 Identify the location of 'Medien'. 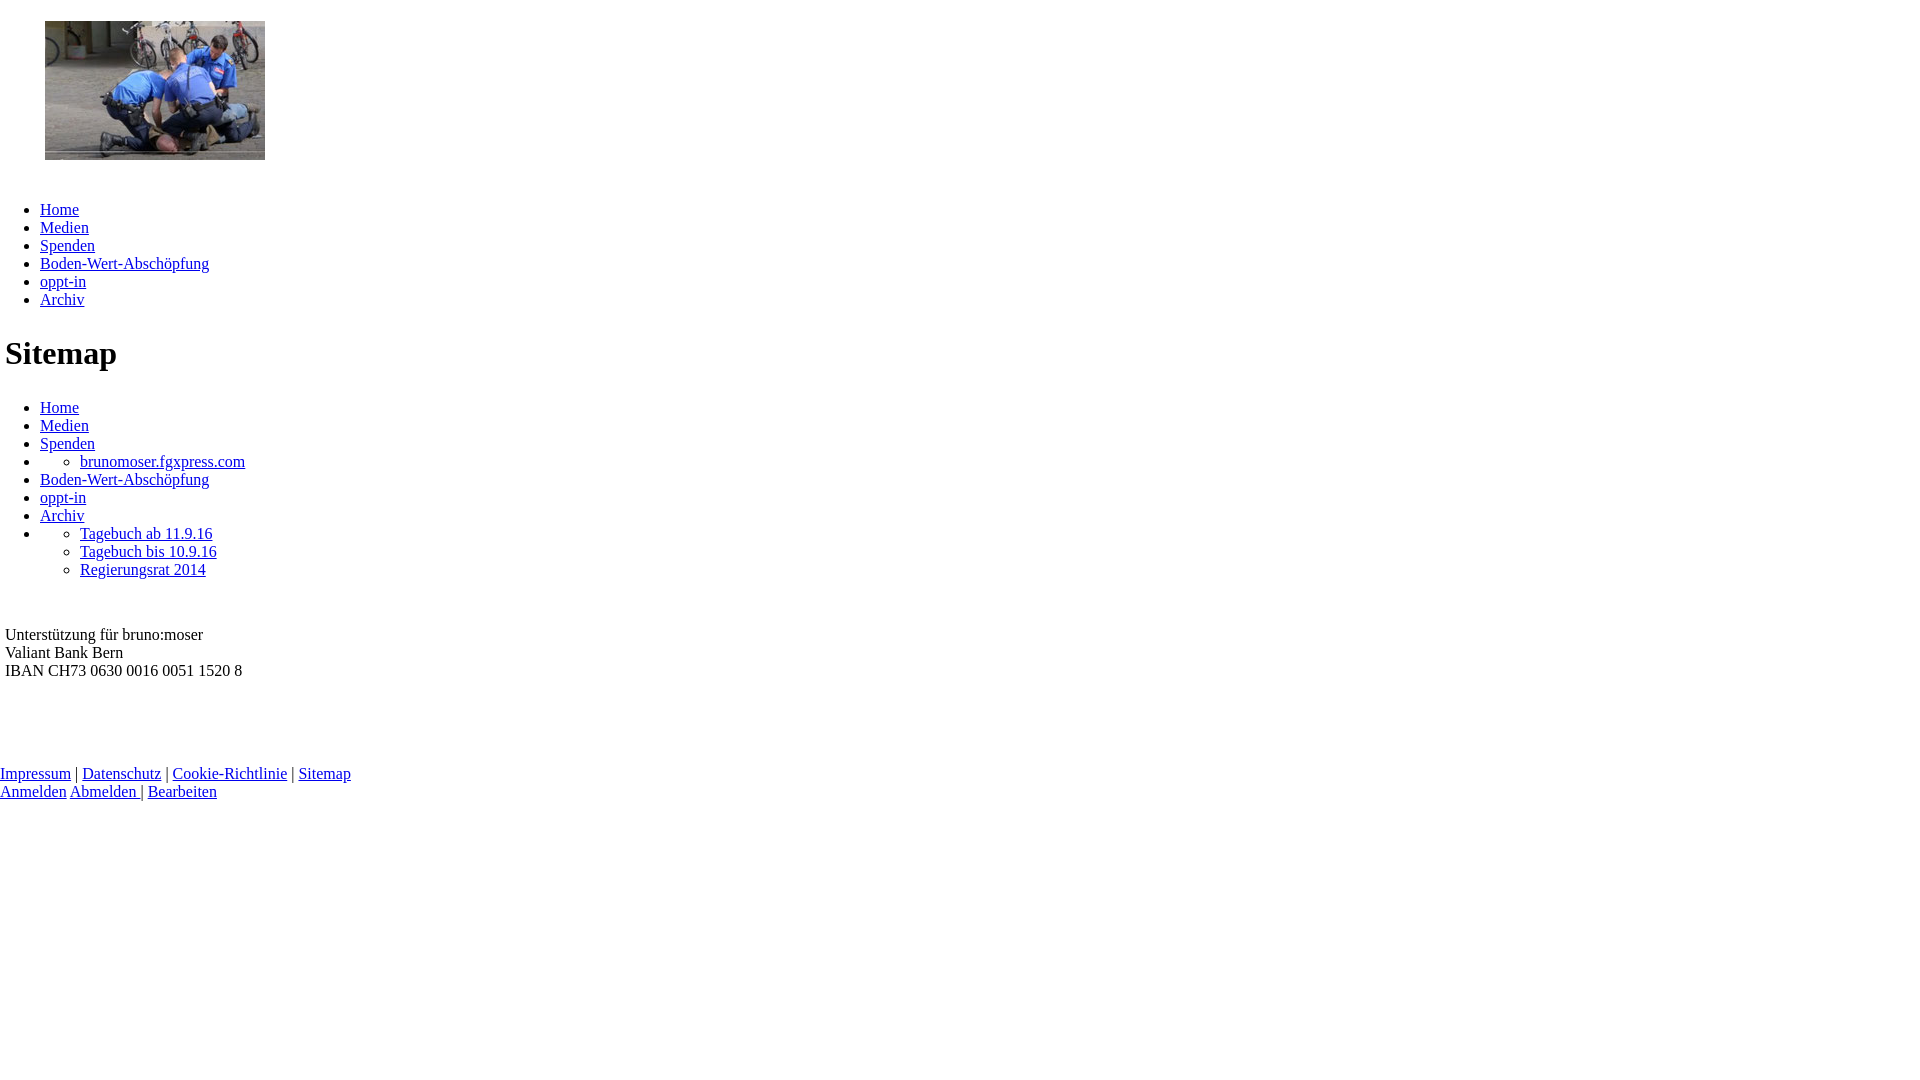
(64, 226).